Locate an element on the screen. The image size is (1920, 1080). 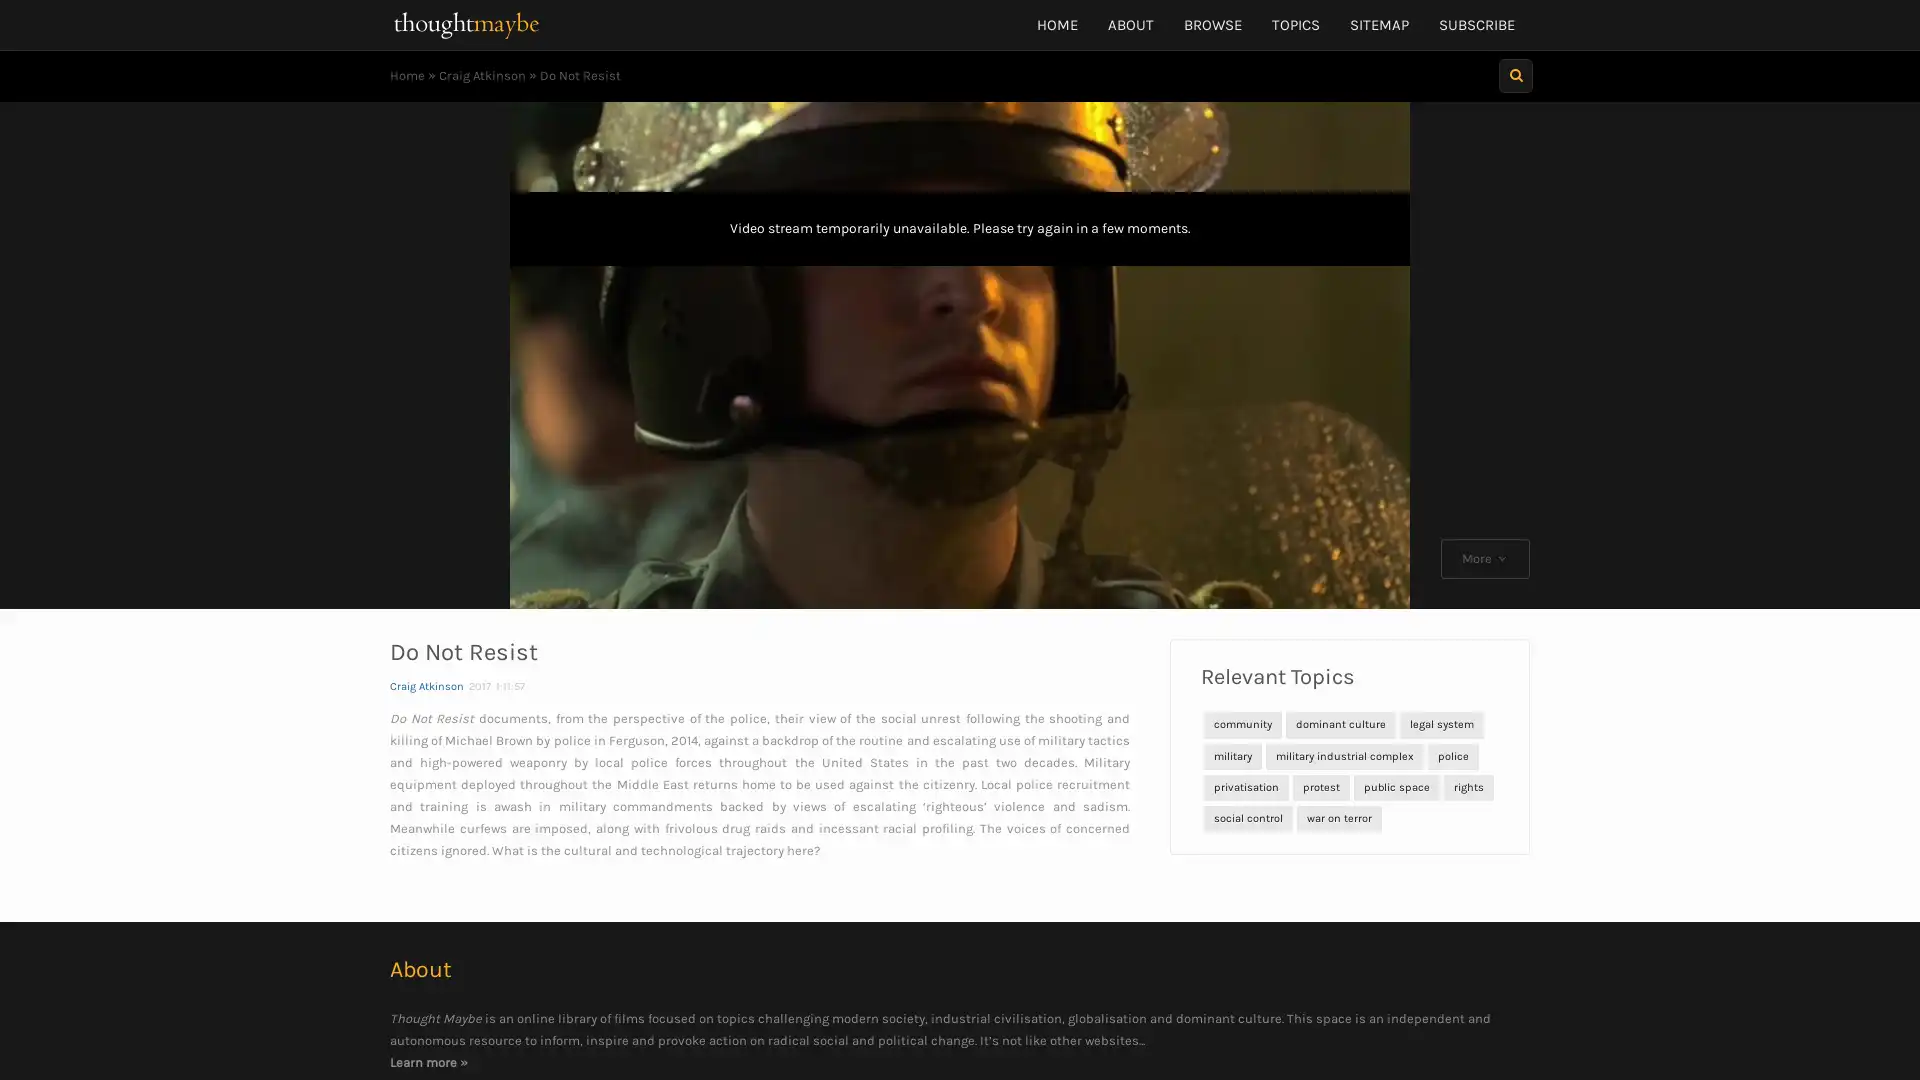
Play is located at coordinates (536, 588).